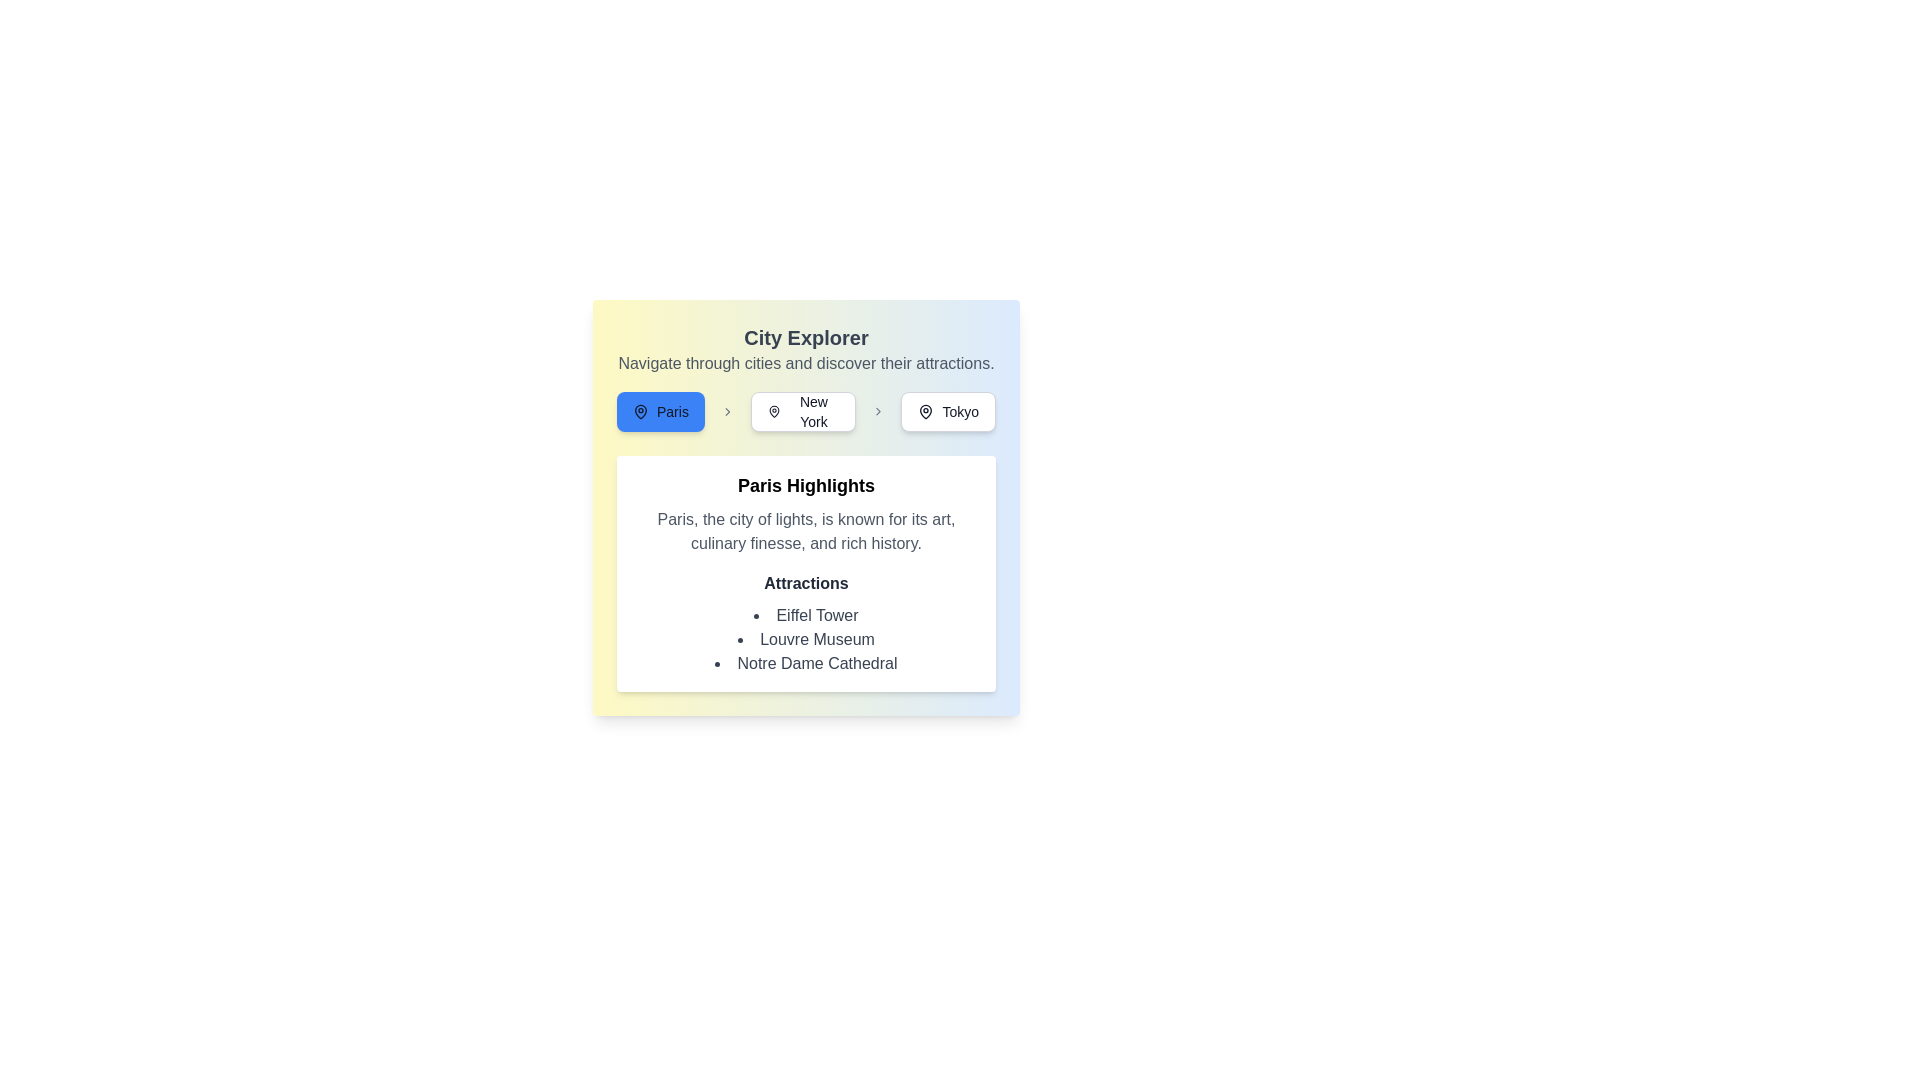  I want to click on the static text item reading 'Eiffel Tower' styled in gray color, which is the first item in the bulleted list under the heading 'Attractions' in the 'Paris Highlights' section, so click(806, 615).